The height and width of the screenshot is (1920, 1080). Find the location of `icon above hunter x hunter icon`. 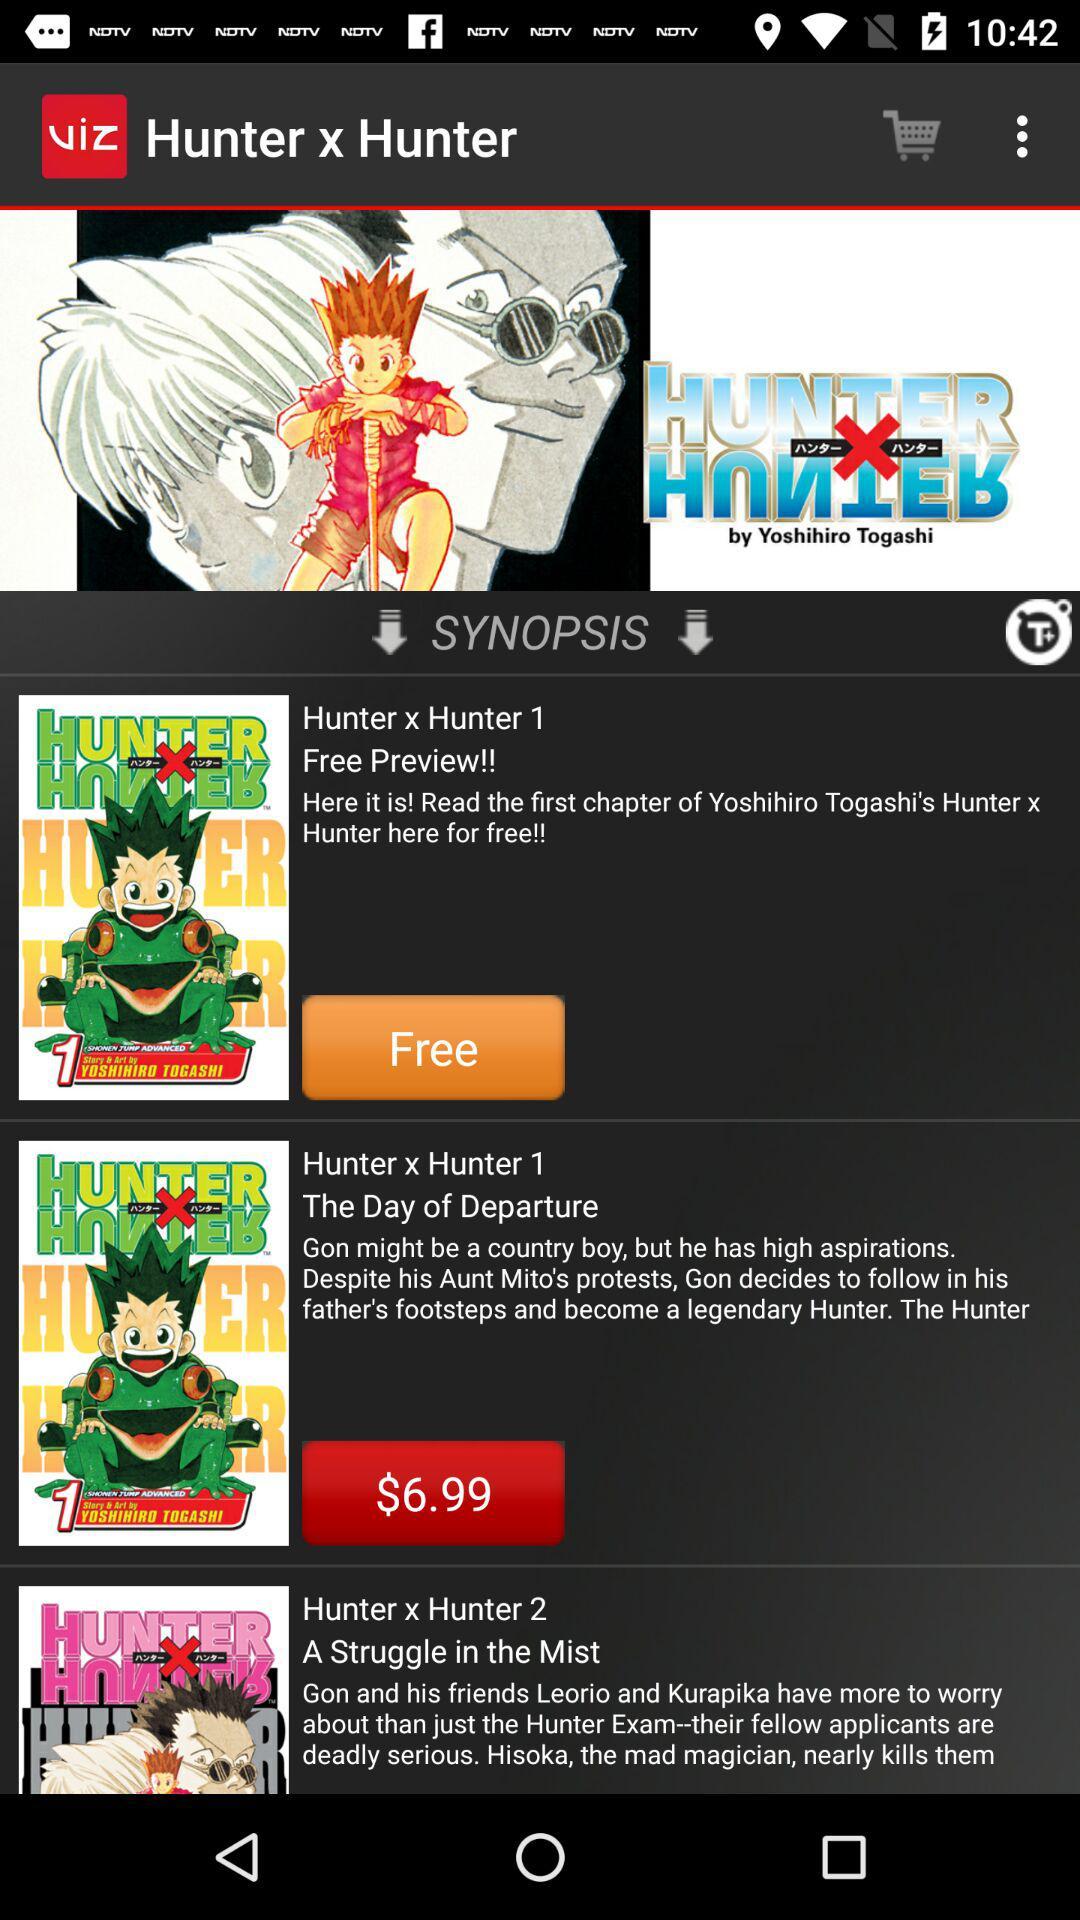

icon above hunter x hunter icon is located at coordinates (540, 630).